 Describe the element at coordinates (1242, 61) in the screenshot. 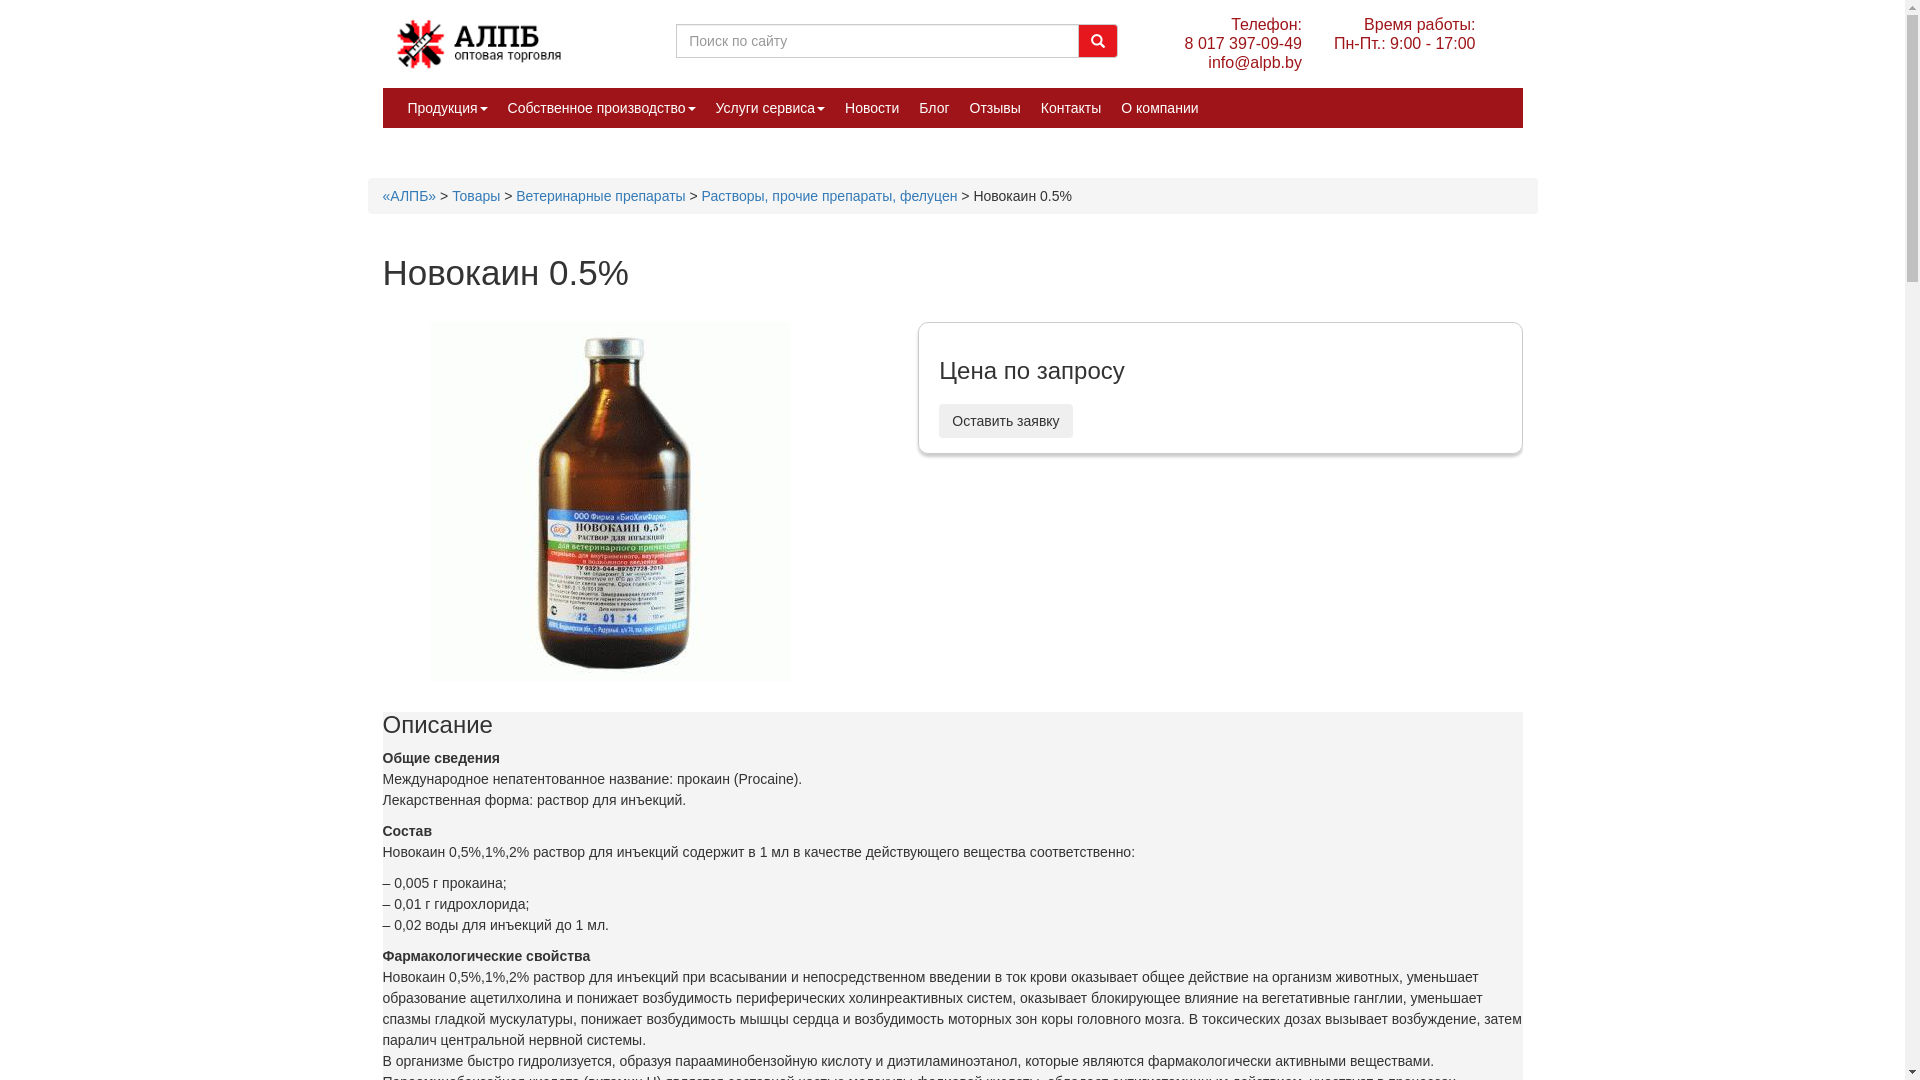

I see `'info@alpb.by'` at that location.